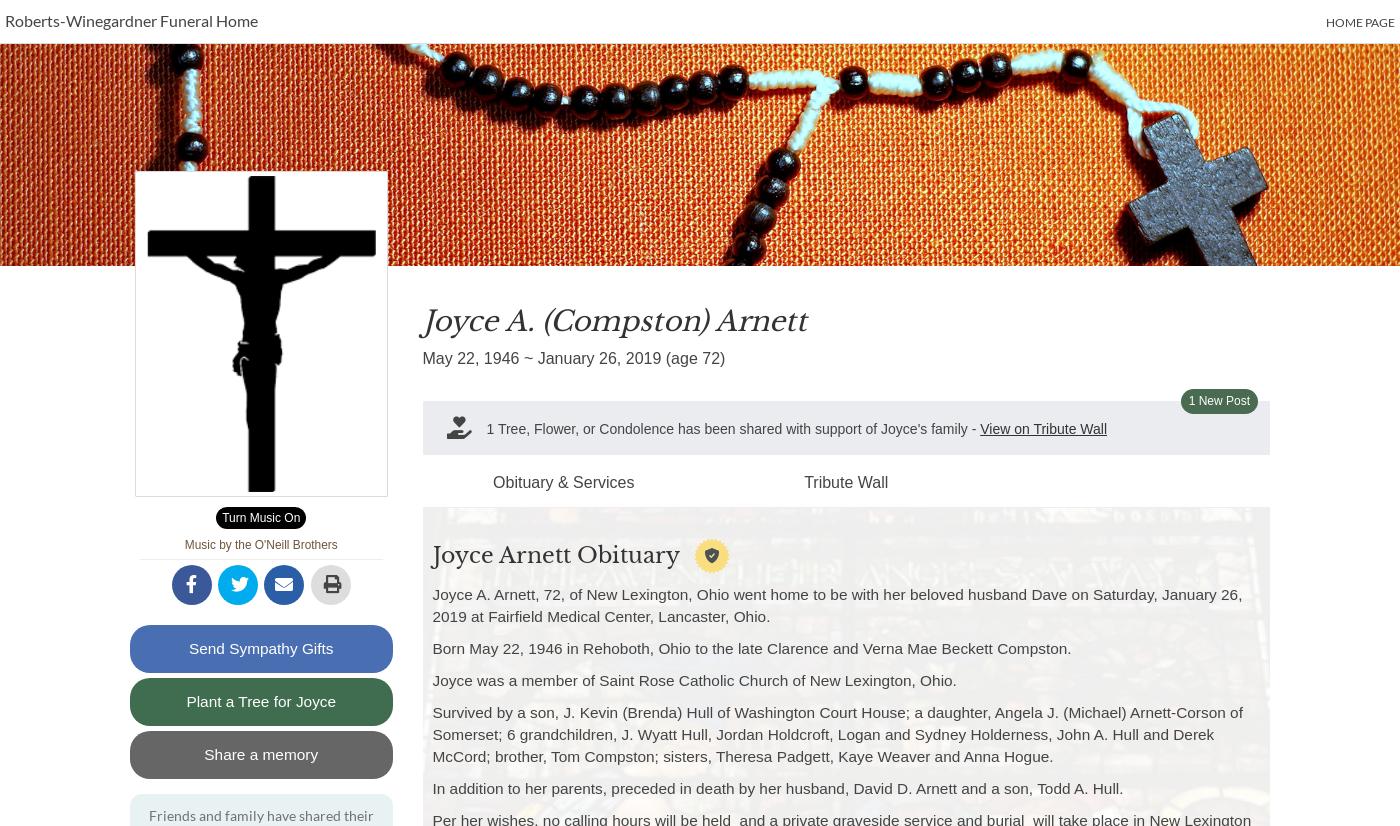  What do you see at coordinates (260, 647) in the screenshot?
I see `'Send Sympathy Gifts'` at bounding box center [260, 647].